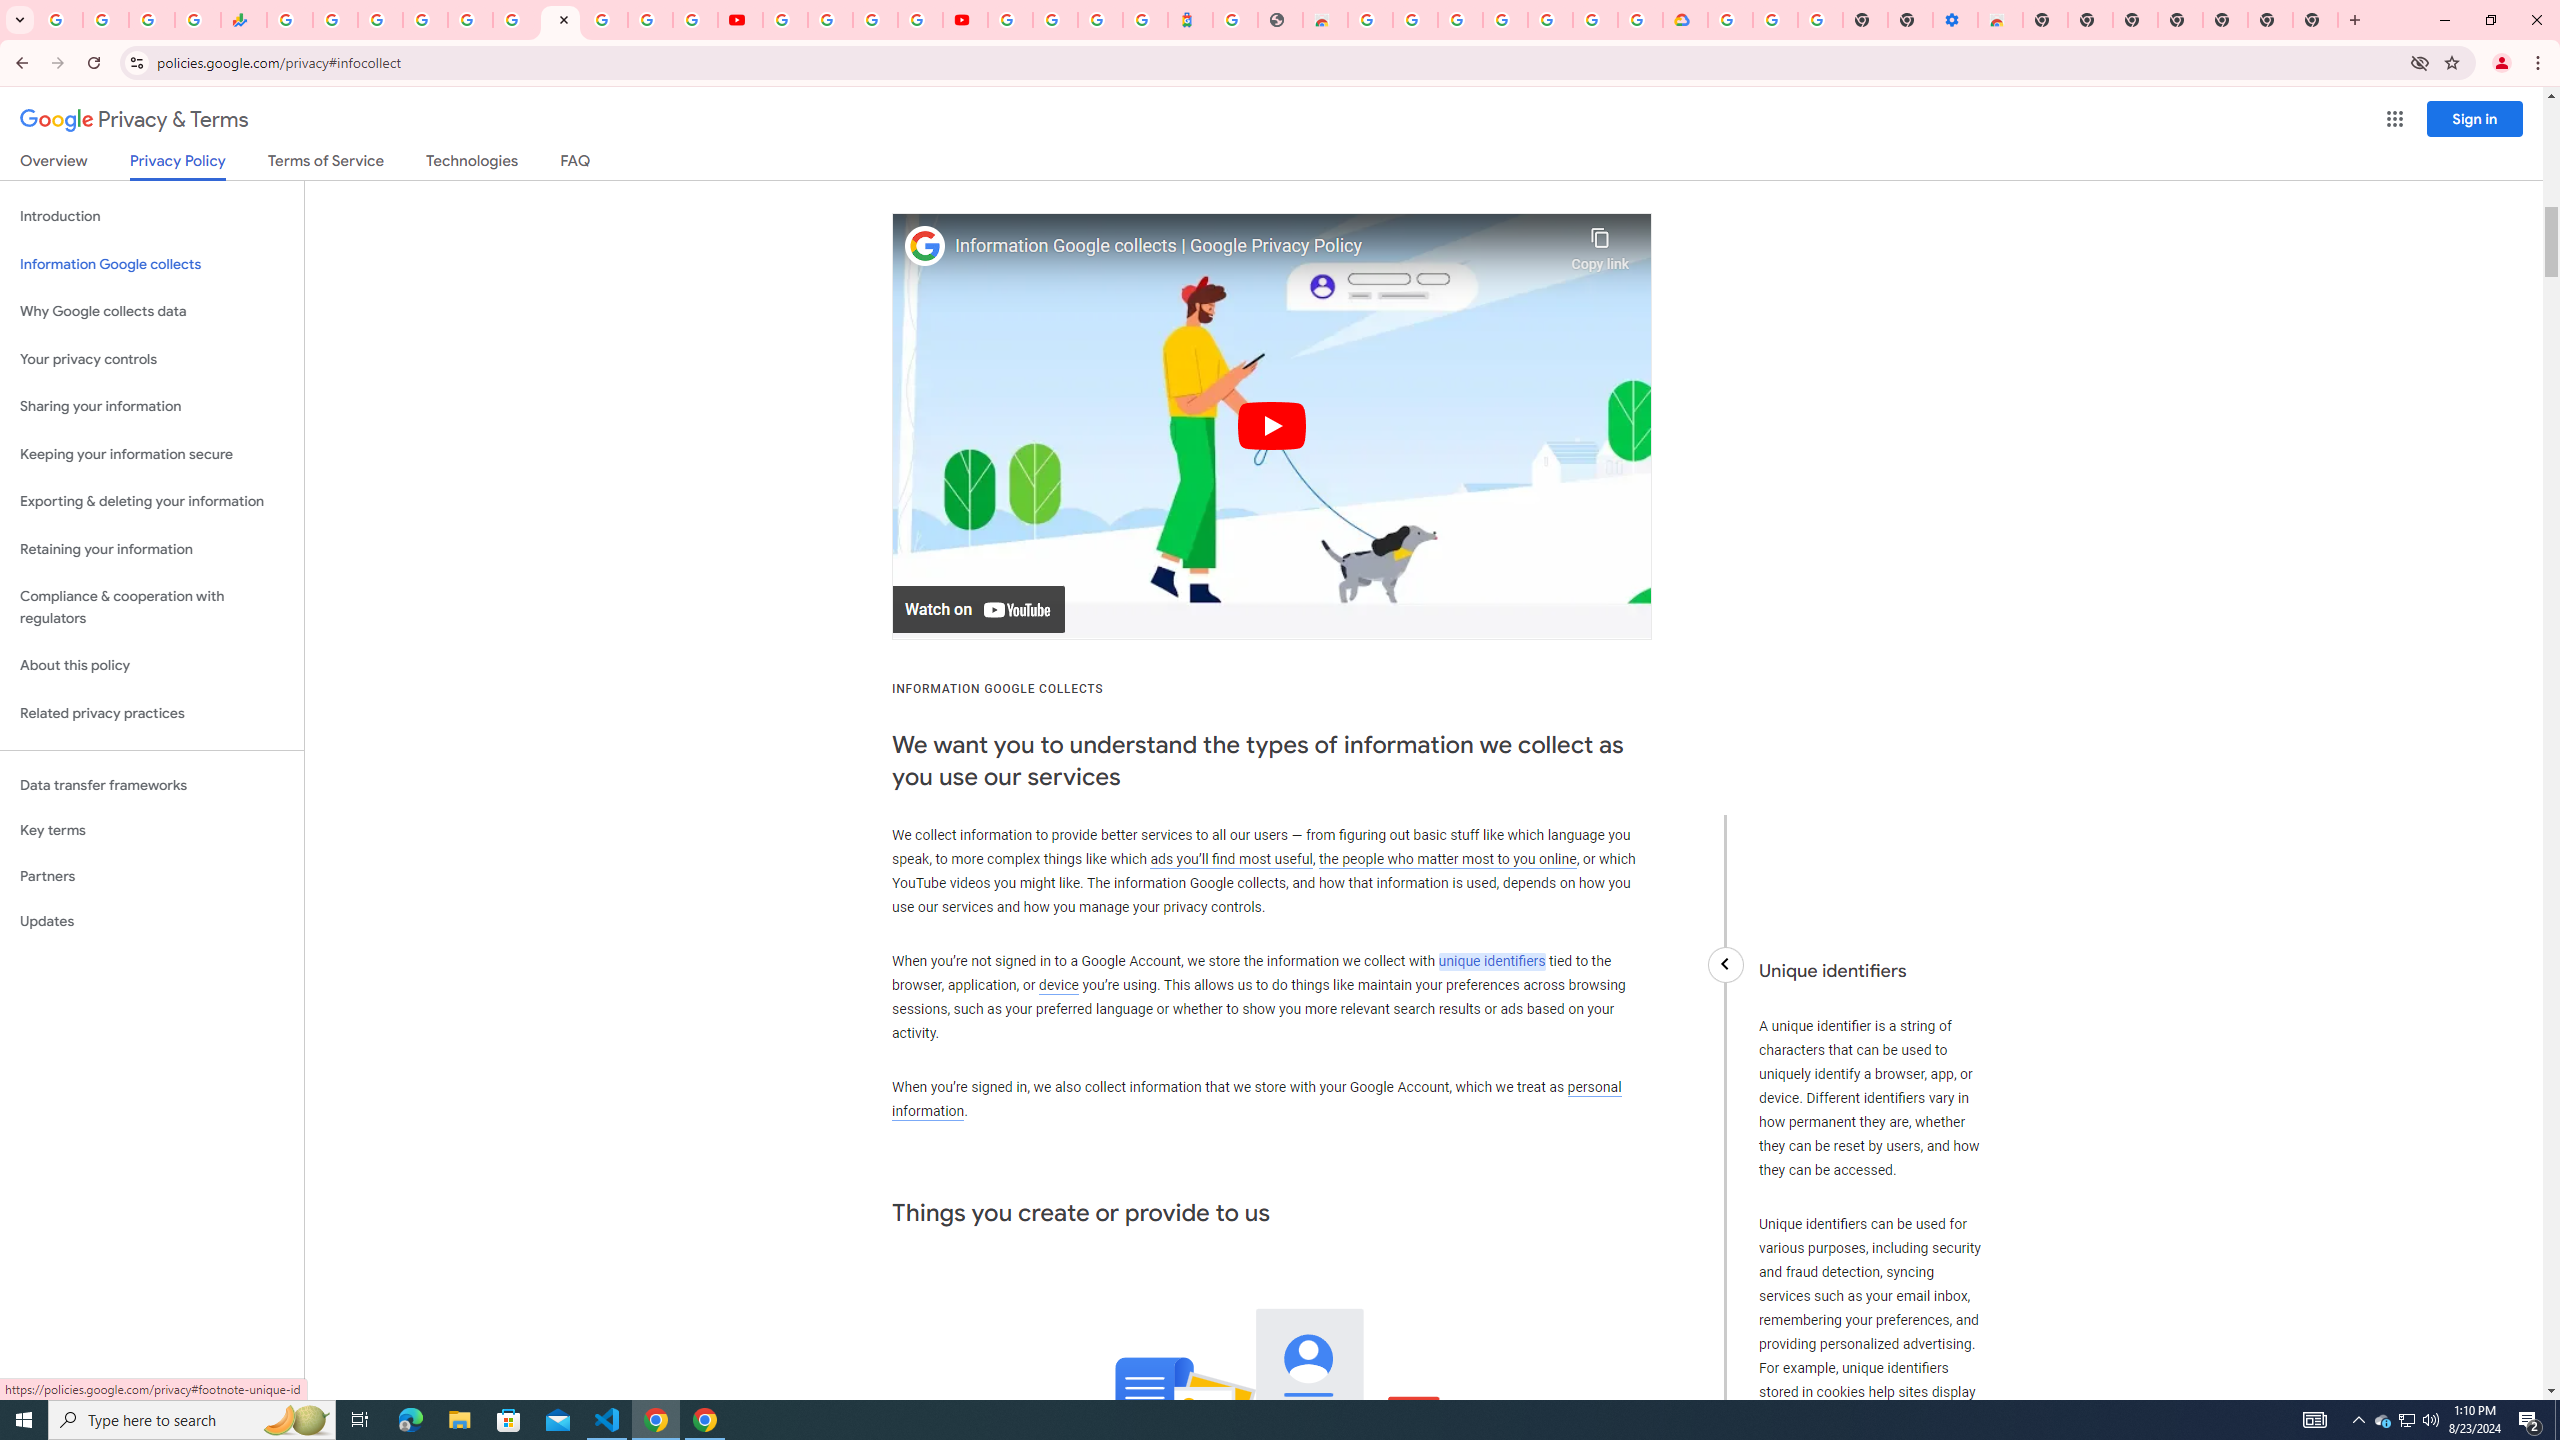  I want to click on 'Privacy Checkup', so click(694, 19).